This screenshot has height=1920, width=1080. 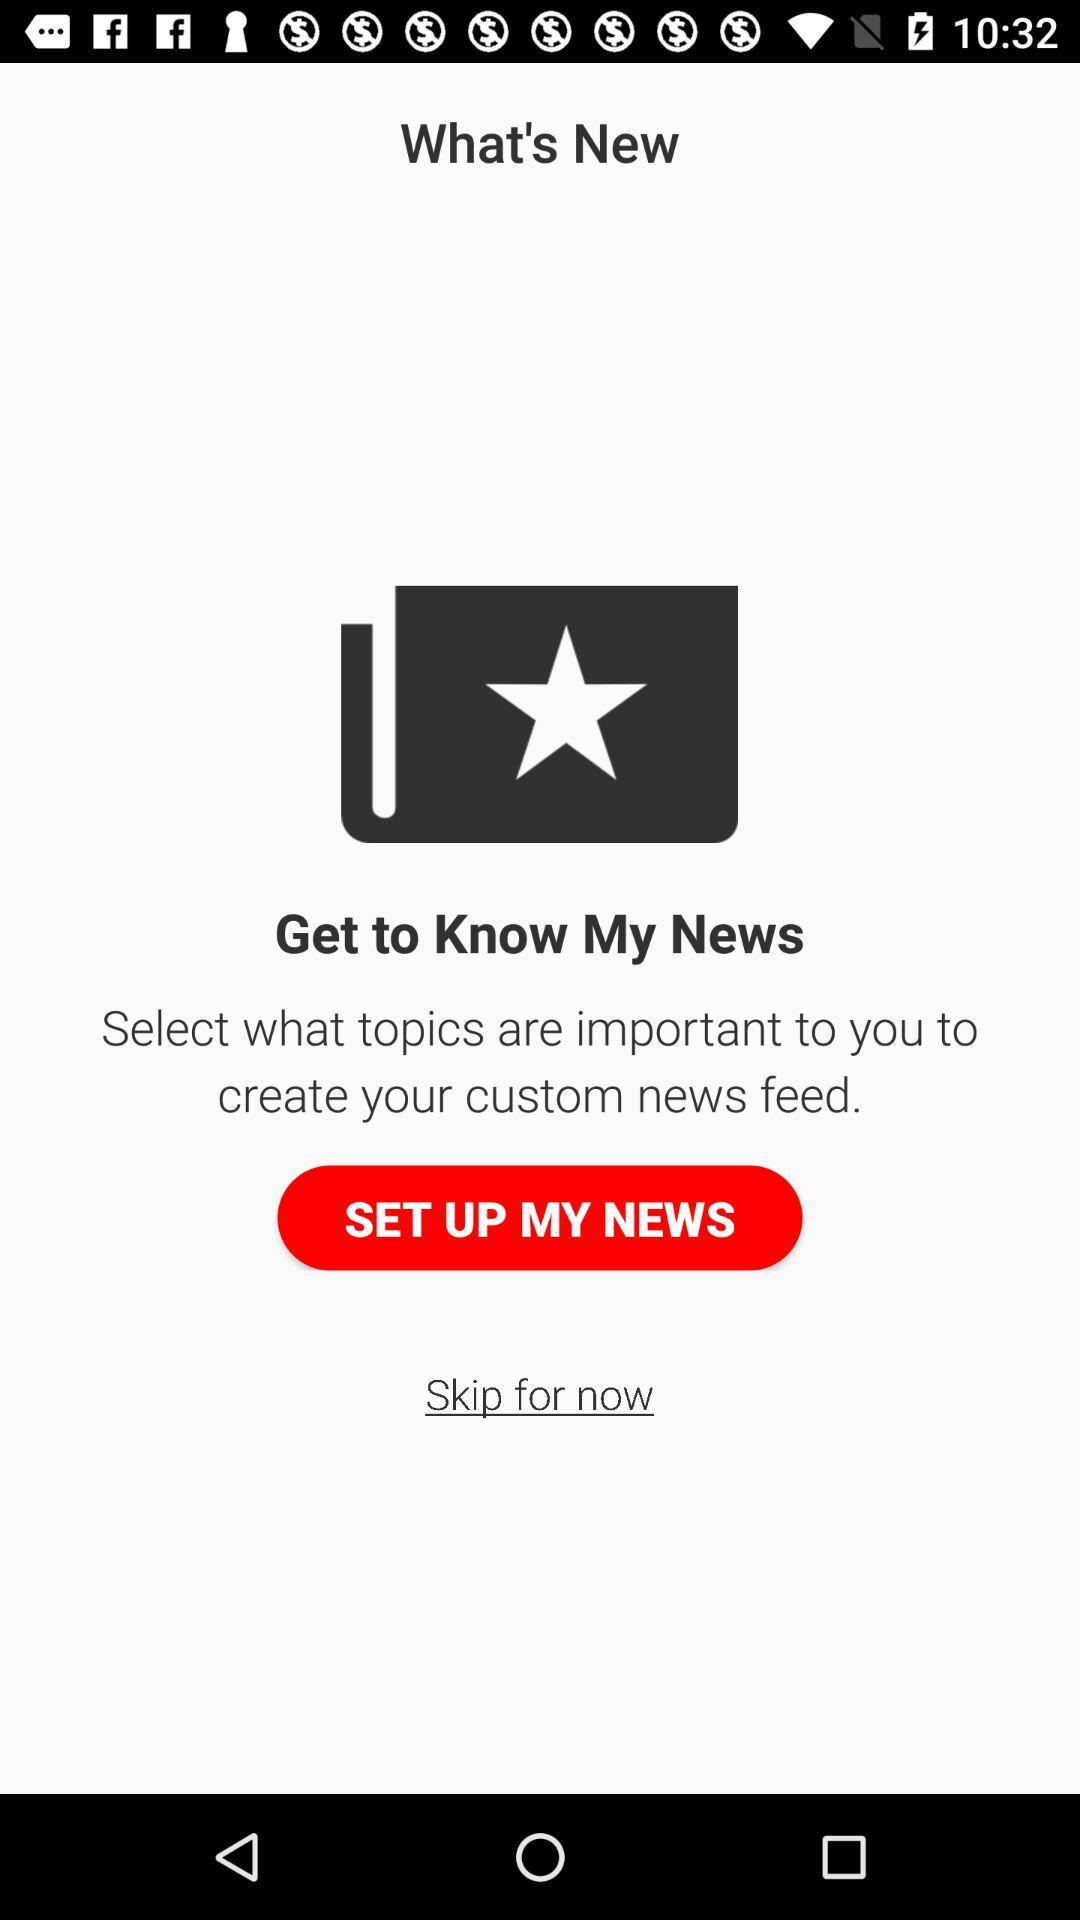 What do you see at coordinates (538, 1392) in the screenshot?
I see `the item below set up my` at bounding box center [538, 1392].